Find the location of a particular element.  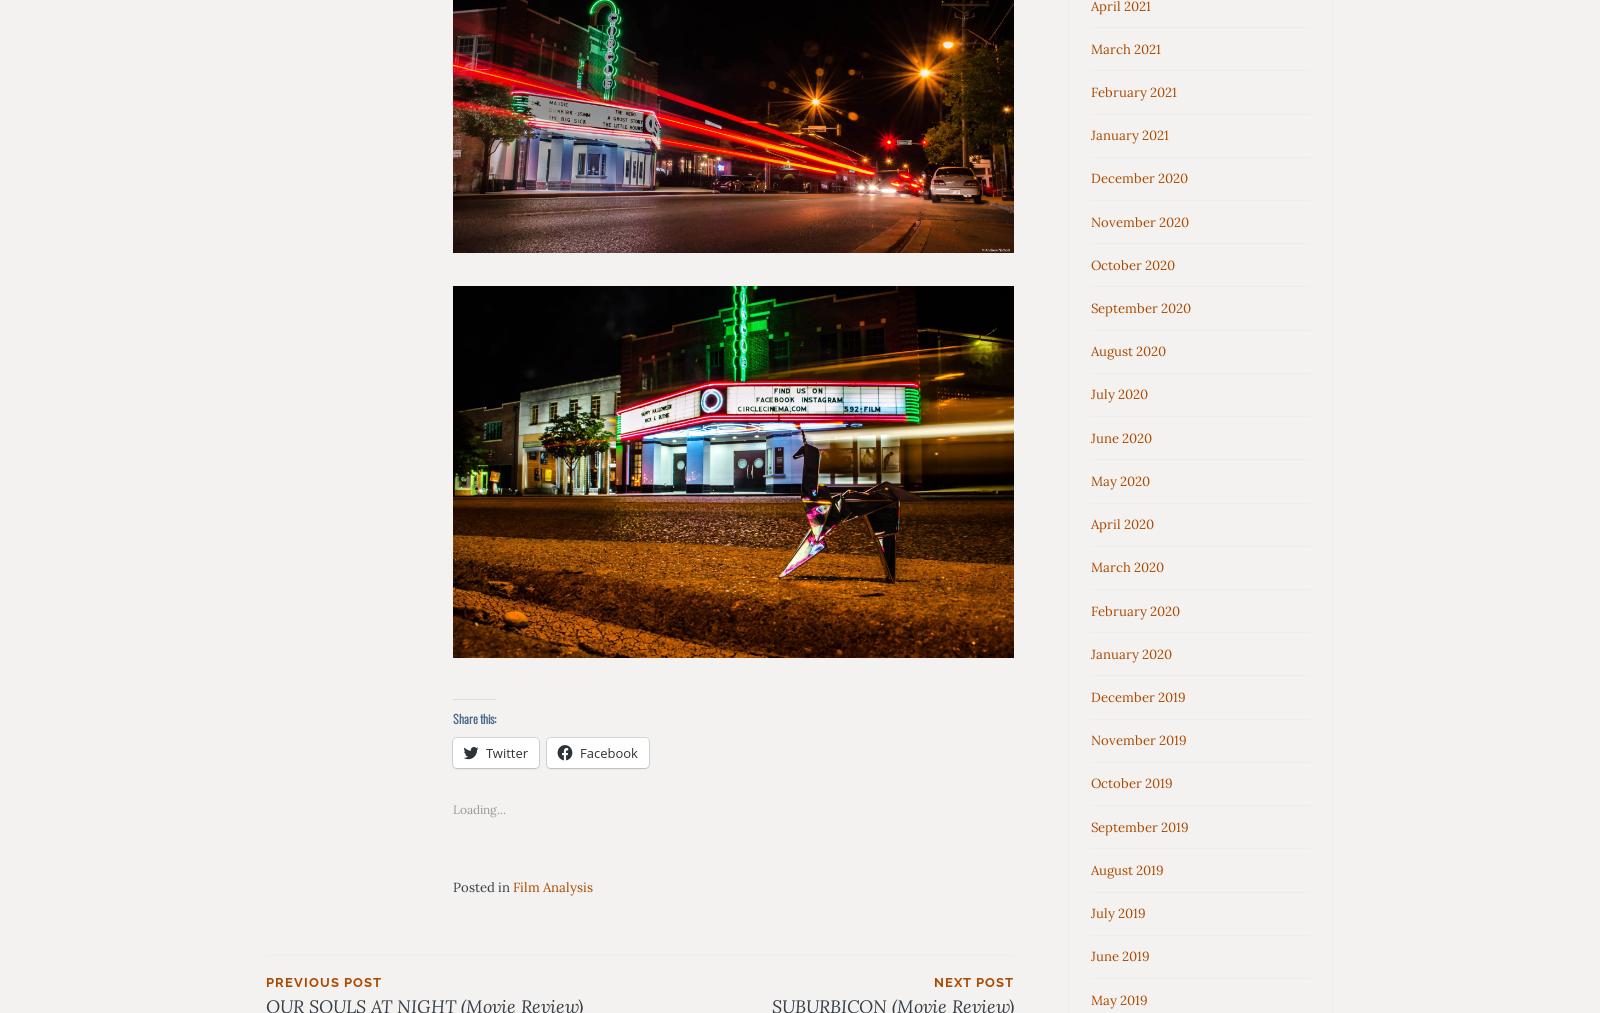

'October 2019' is located at coordinates (1091, 783).